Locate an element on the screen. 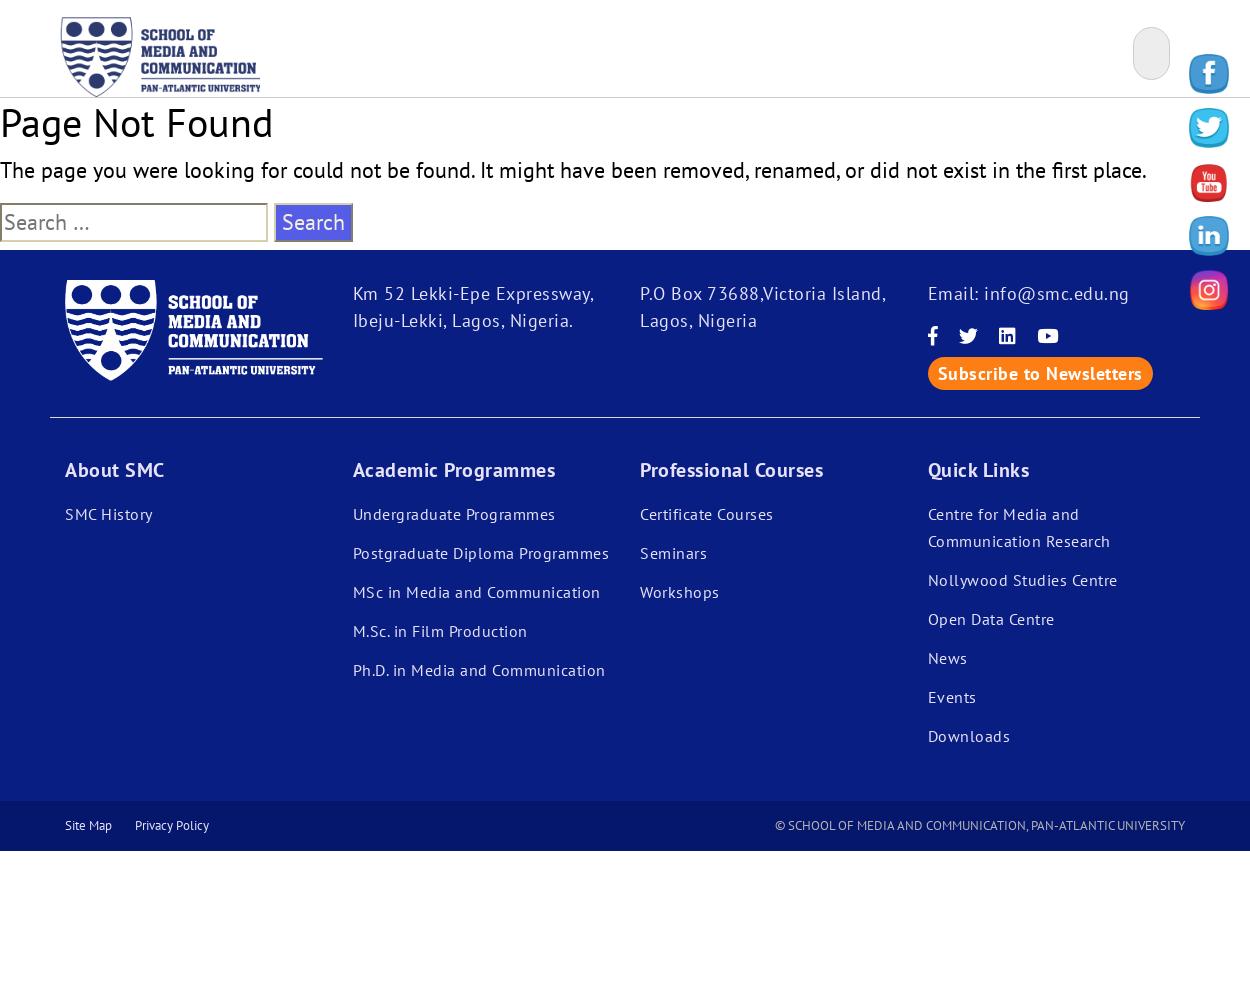  'Seminars' is located at coordinates (640, 553).